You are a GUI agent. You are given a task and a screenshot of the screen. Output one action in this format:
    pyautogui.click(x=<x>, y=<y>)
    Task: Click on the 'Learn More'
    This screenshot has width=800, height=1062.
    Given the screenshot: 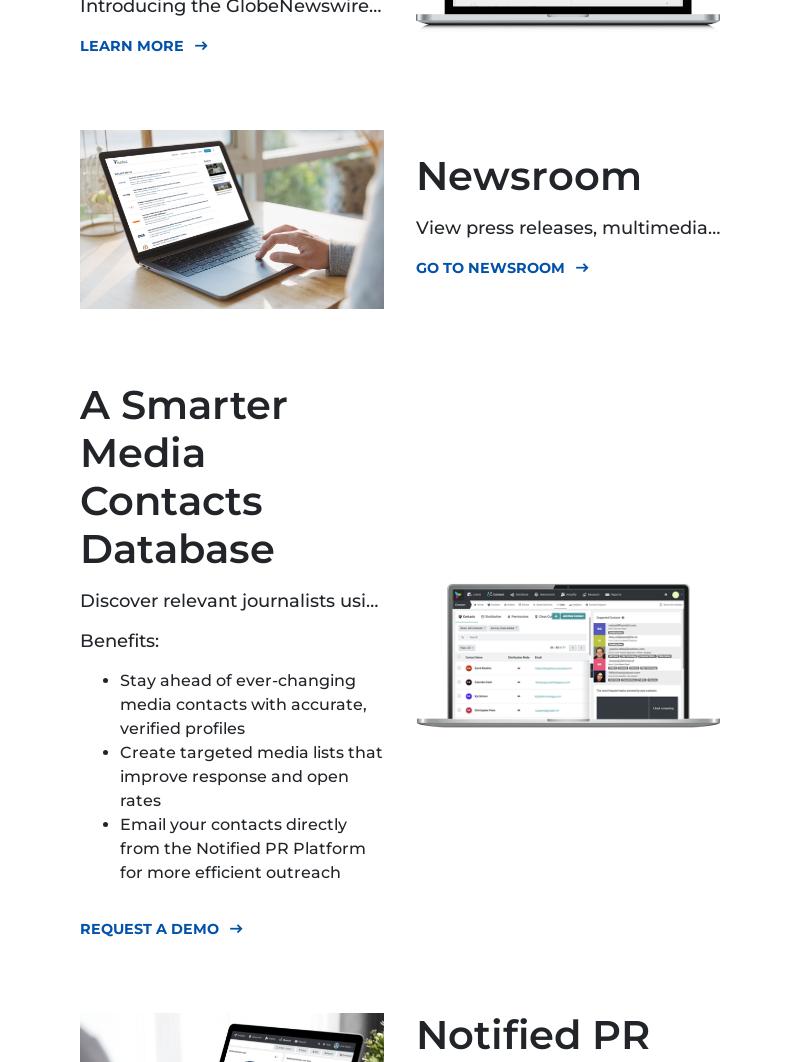 What is the action you would take?
    pyautogui.click(x=131, y=45)
    